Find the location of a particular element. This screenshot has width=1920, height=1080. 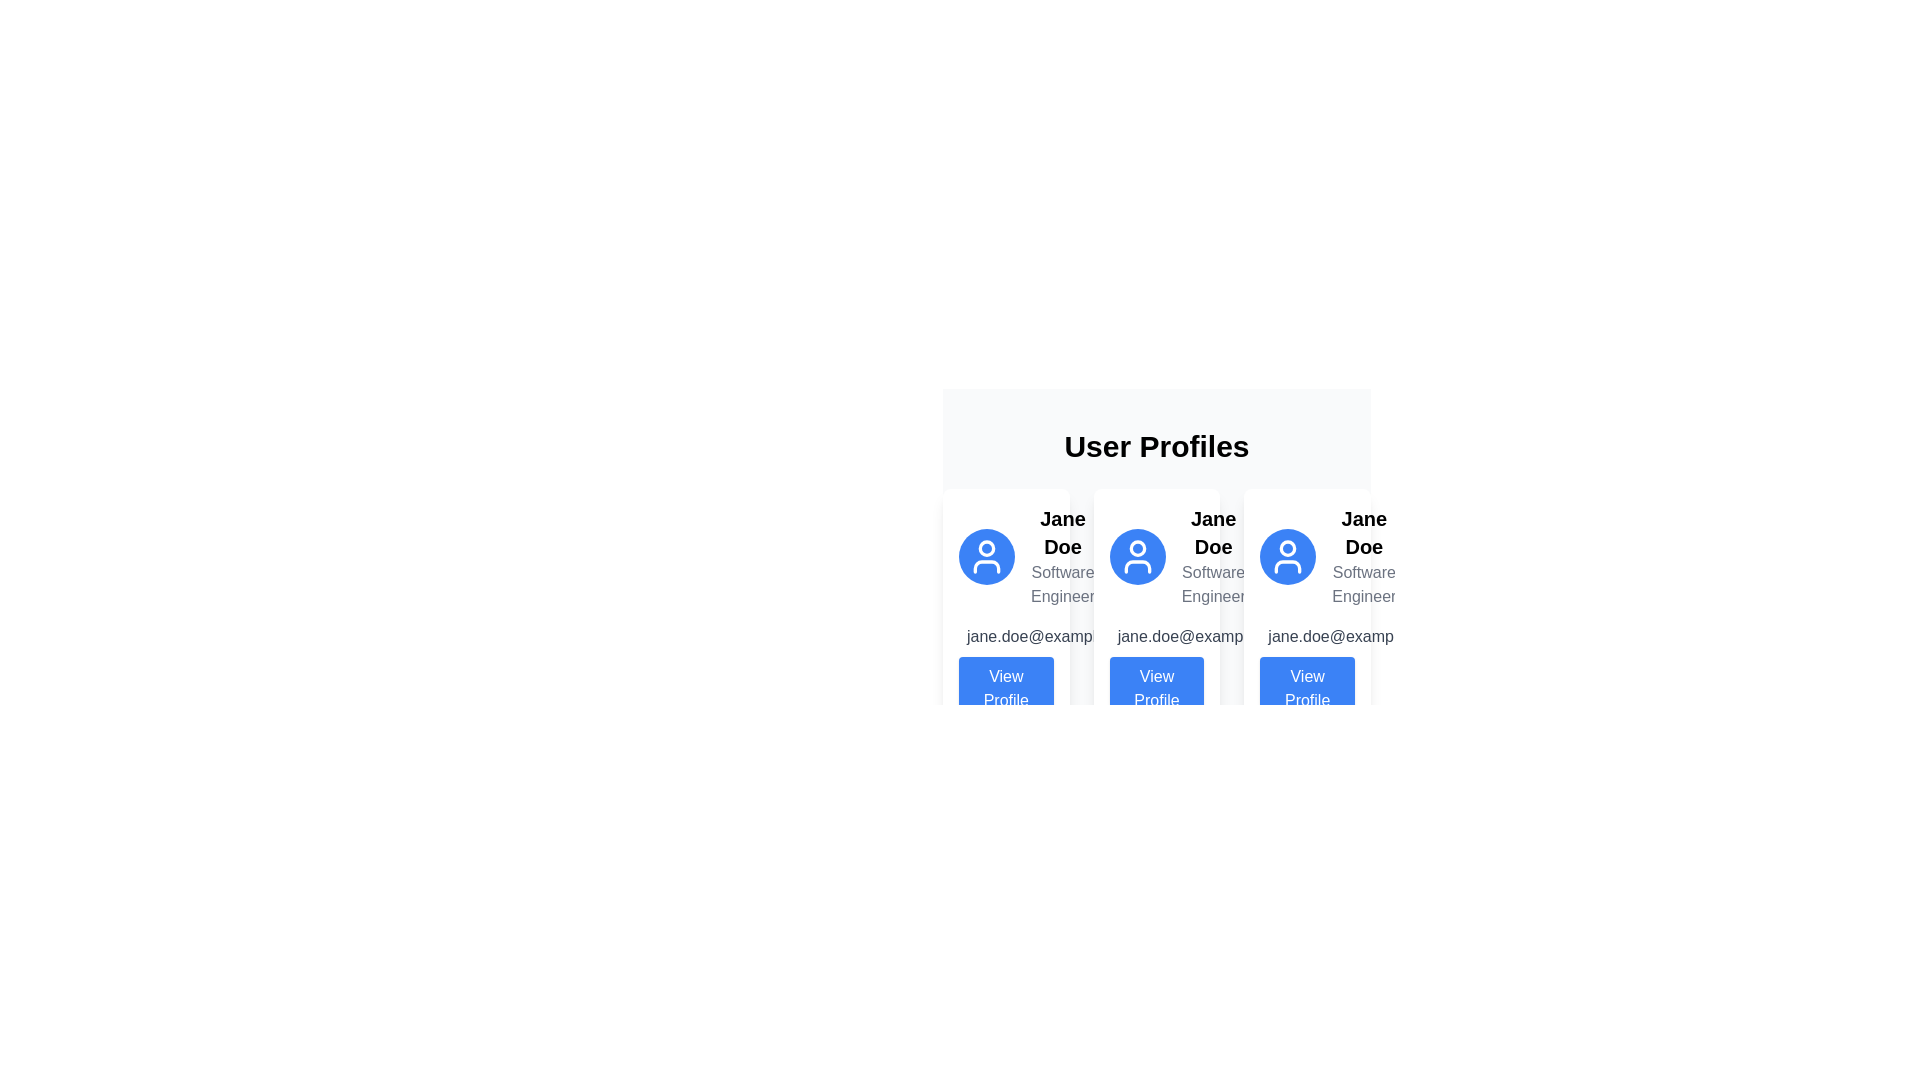

the third user profile icon, which is a white user silhouette on a blue circular background, located at the center-right of the layout is located at coordinates (1288, 556).